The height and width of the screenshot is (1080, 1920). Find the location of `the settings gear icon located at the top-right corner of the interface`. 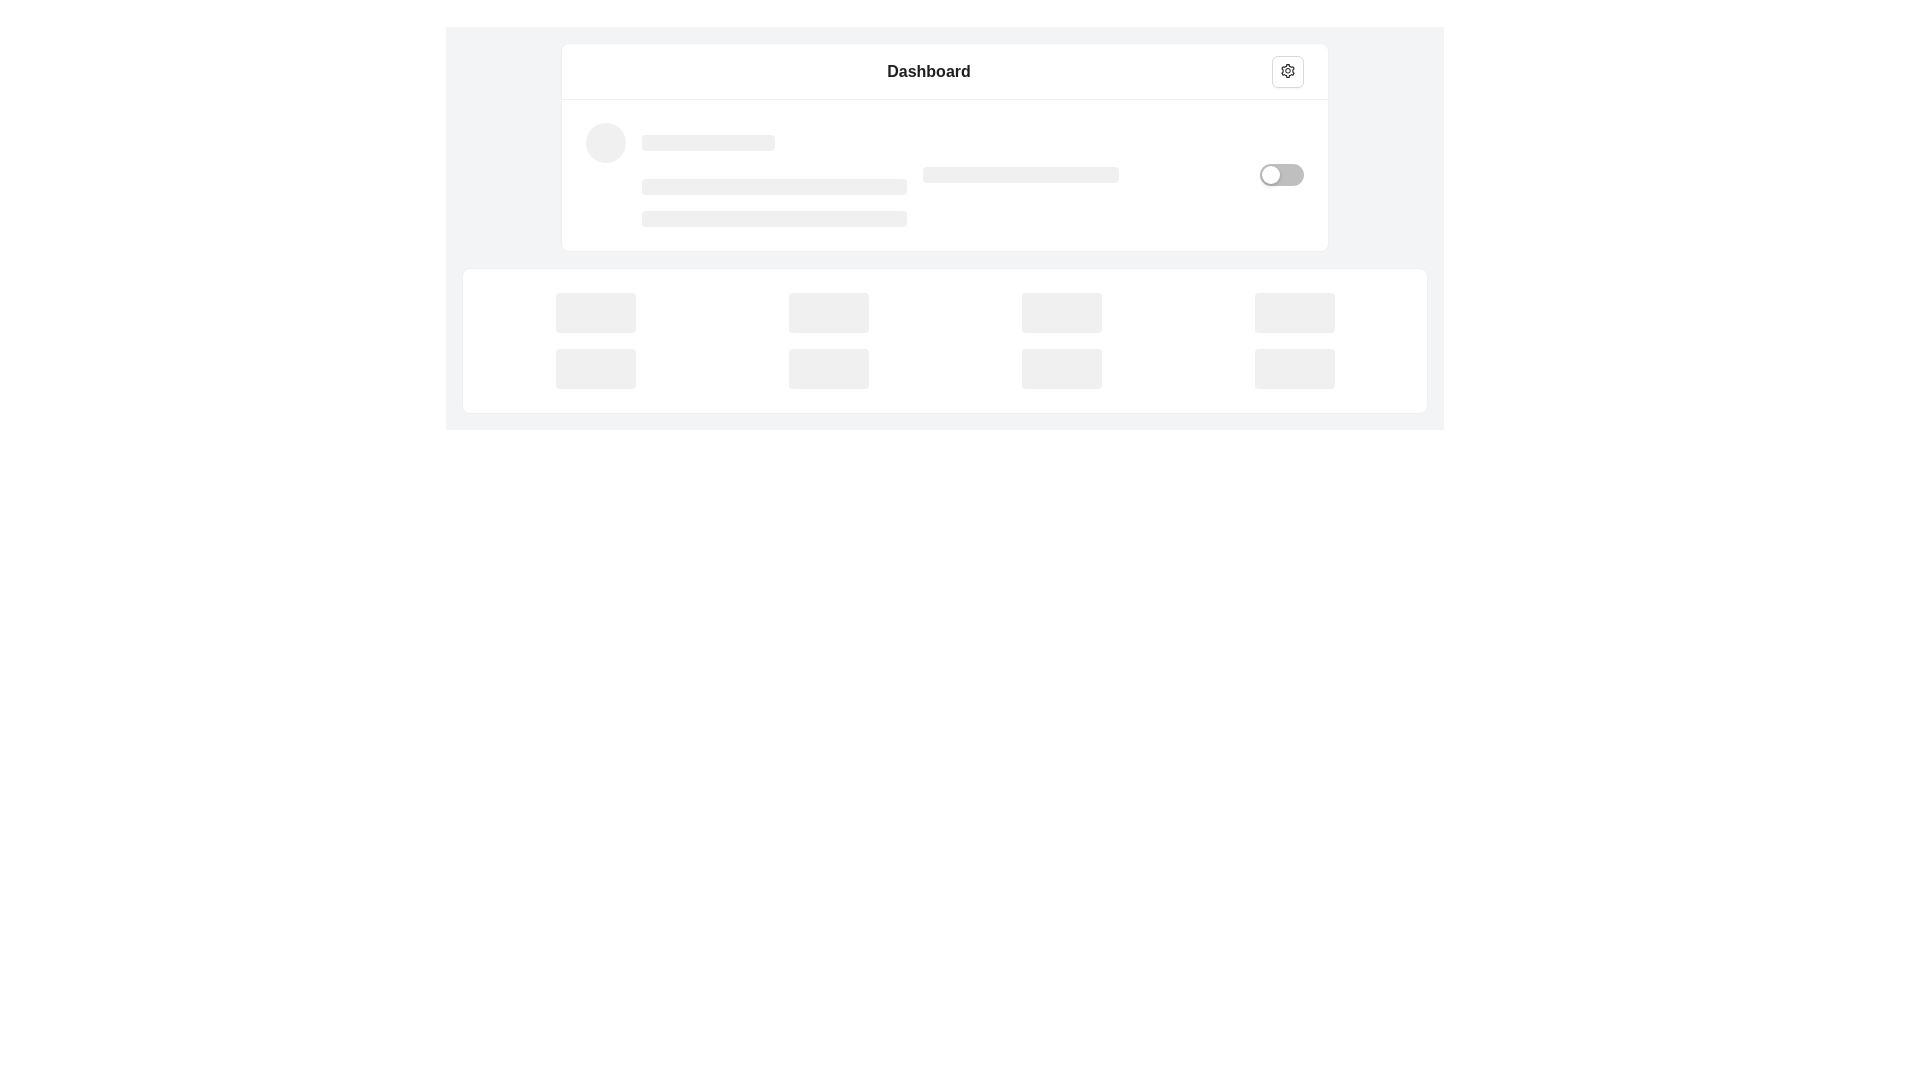

the settings gear icon located at the top-right corner of the interface is located at coordinates (1287, 70).